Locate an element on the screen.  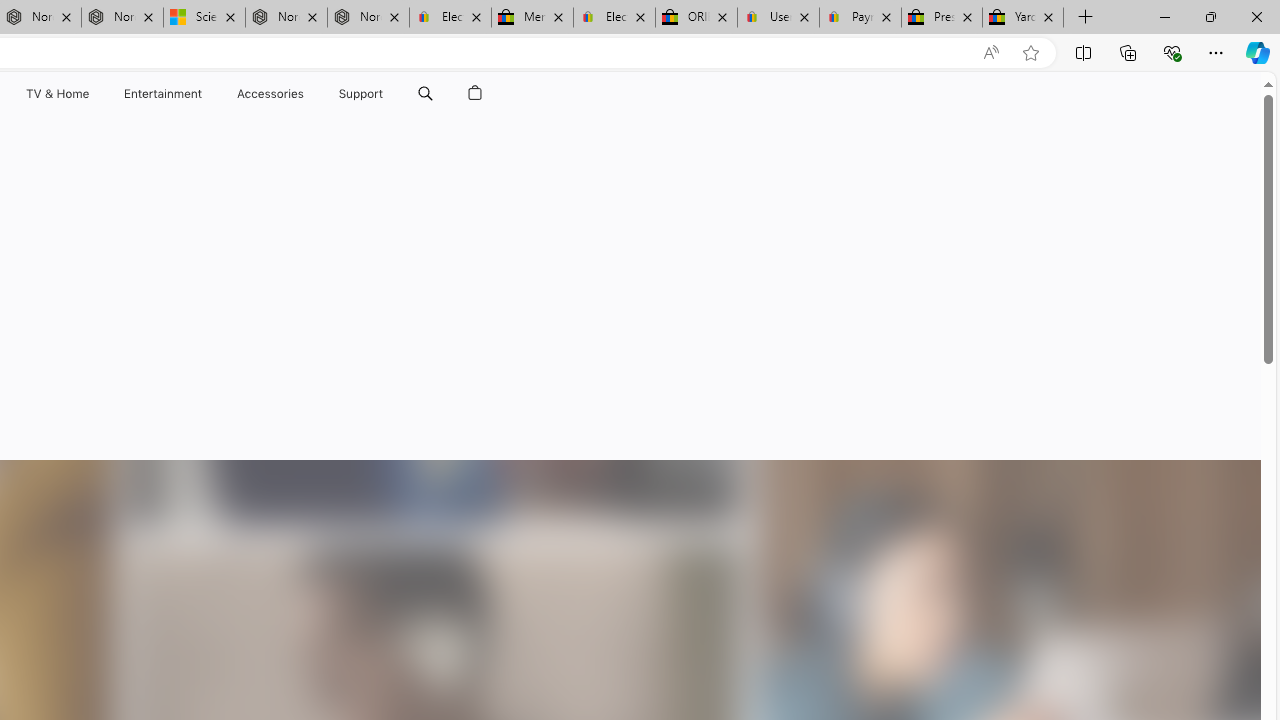
'TV and Home' is located at coordinates (56, 93).